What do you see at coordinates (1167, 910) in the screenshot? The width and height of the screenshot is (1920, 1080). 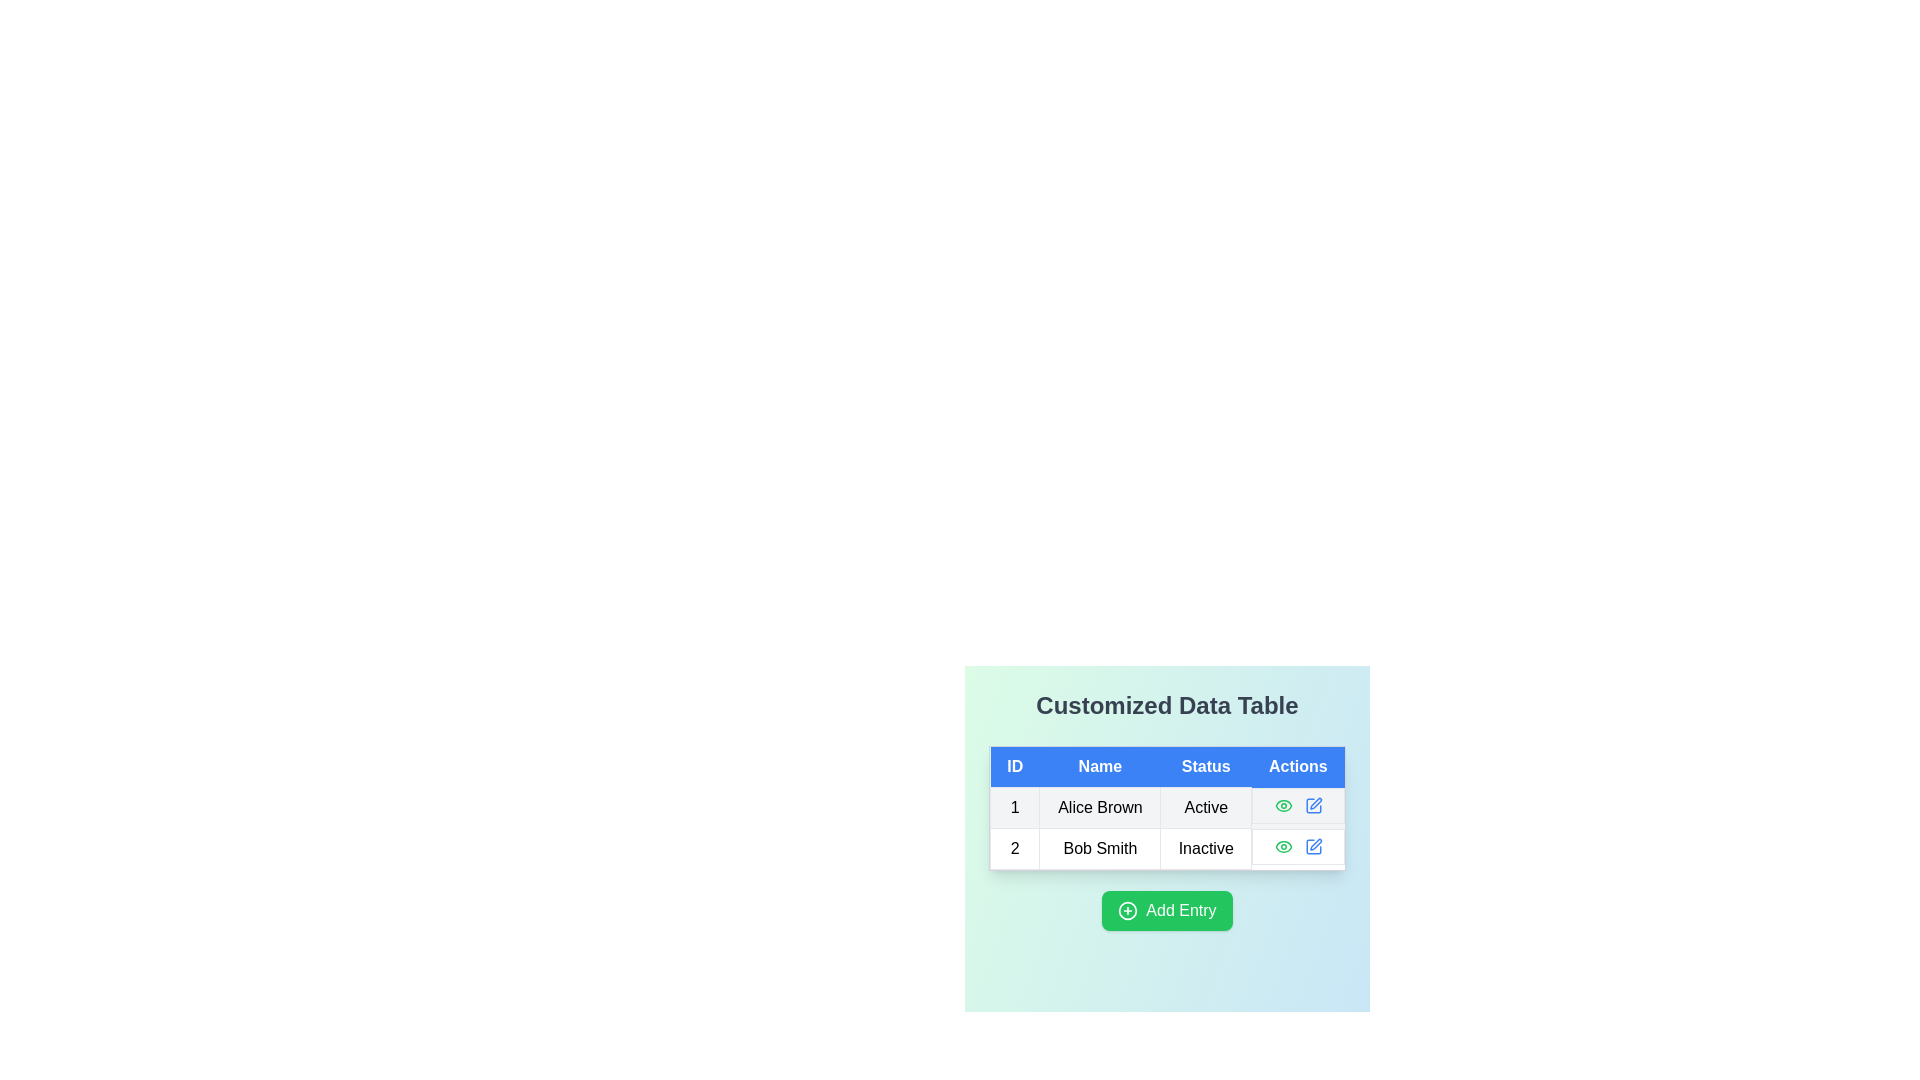 I see `the green 'Add Entry' button located below the 'Customized Data Table', which is centrally aligned and the only interactive button in that region` at bounding box center [1167, 910].